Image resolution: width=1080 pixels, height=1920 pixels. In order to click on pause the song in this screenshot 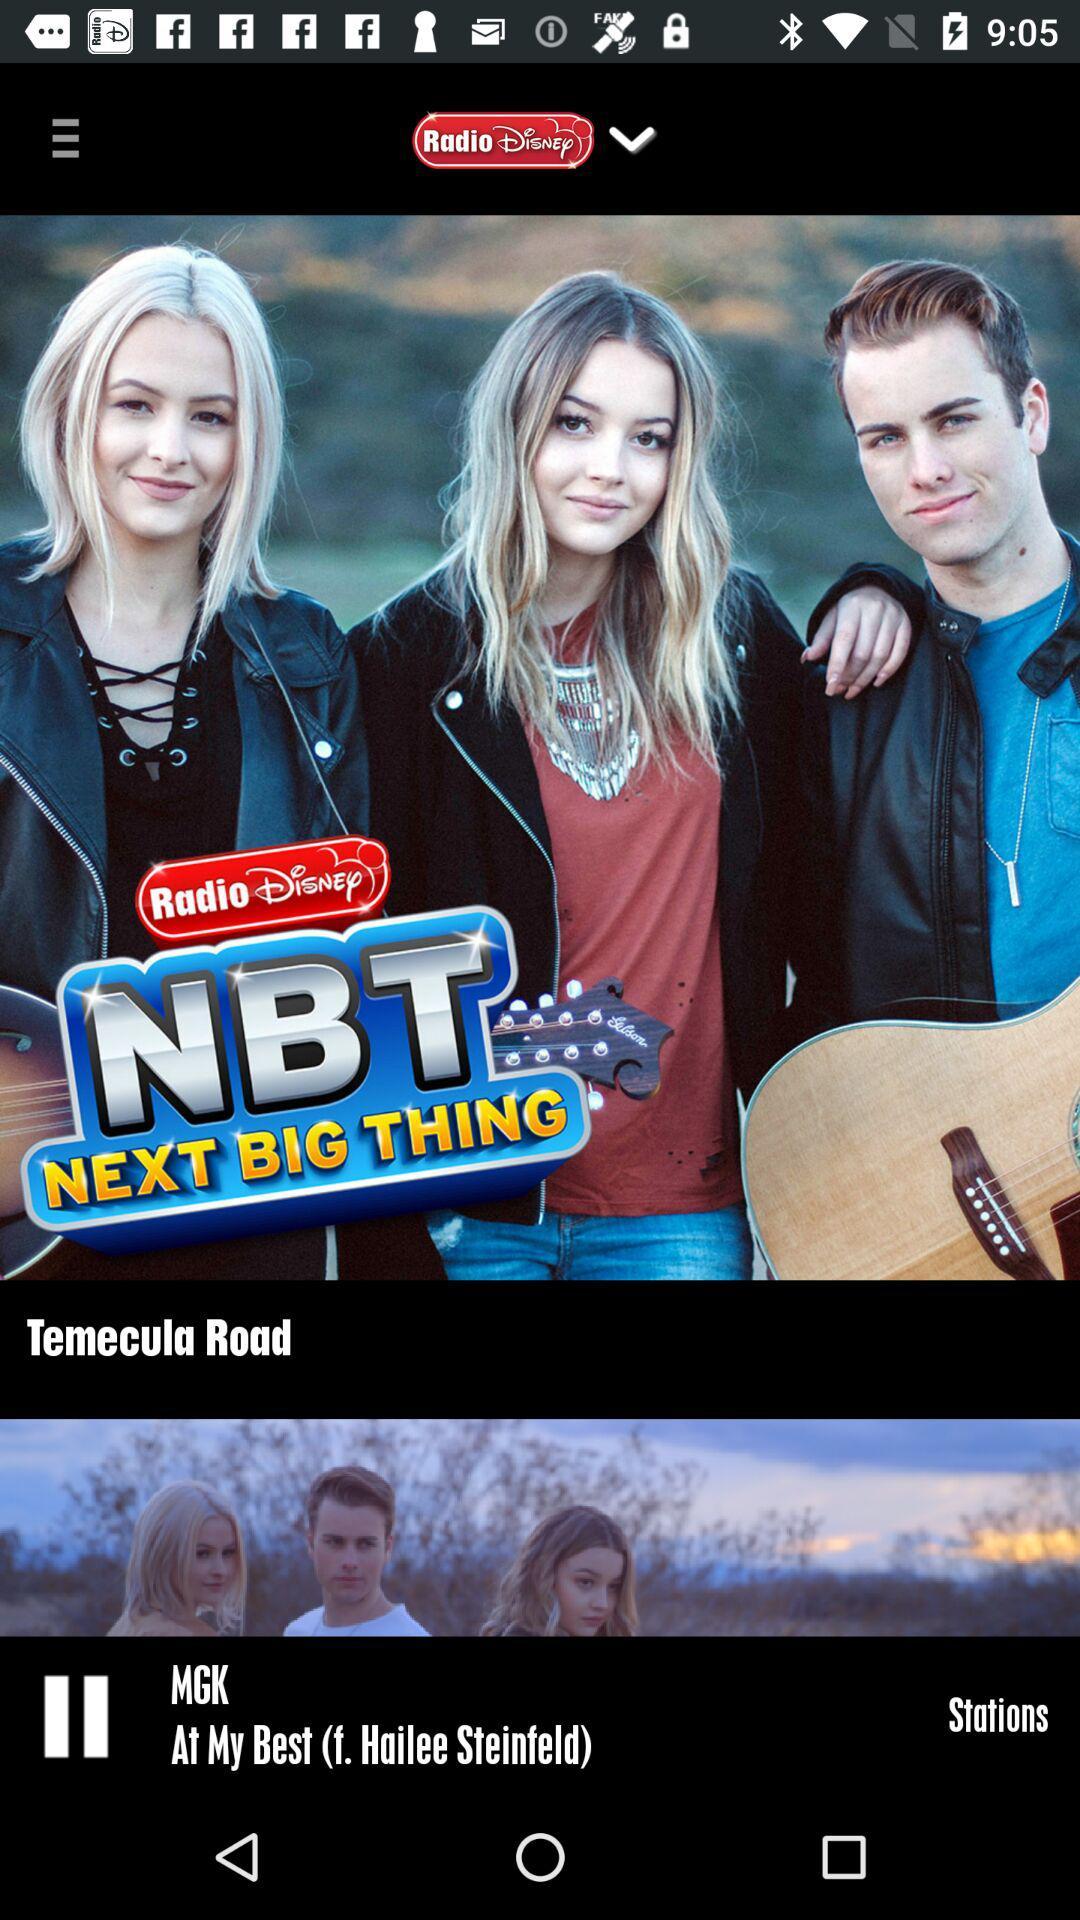, I will do `click(77, 1714)`.